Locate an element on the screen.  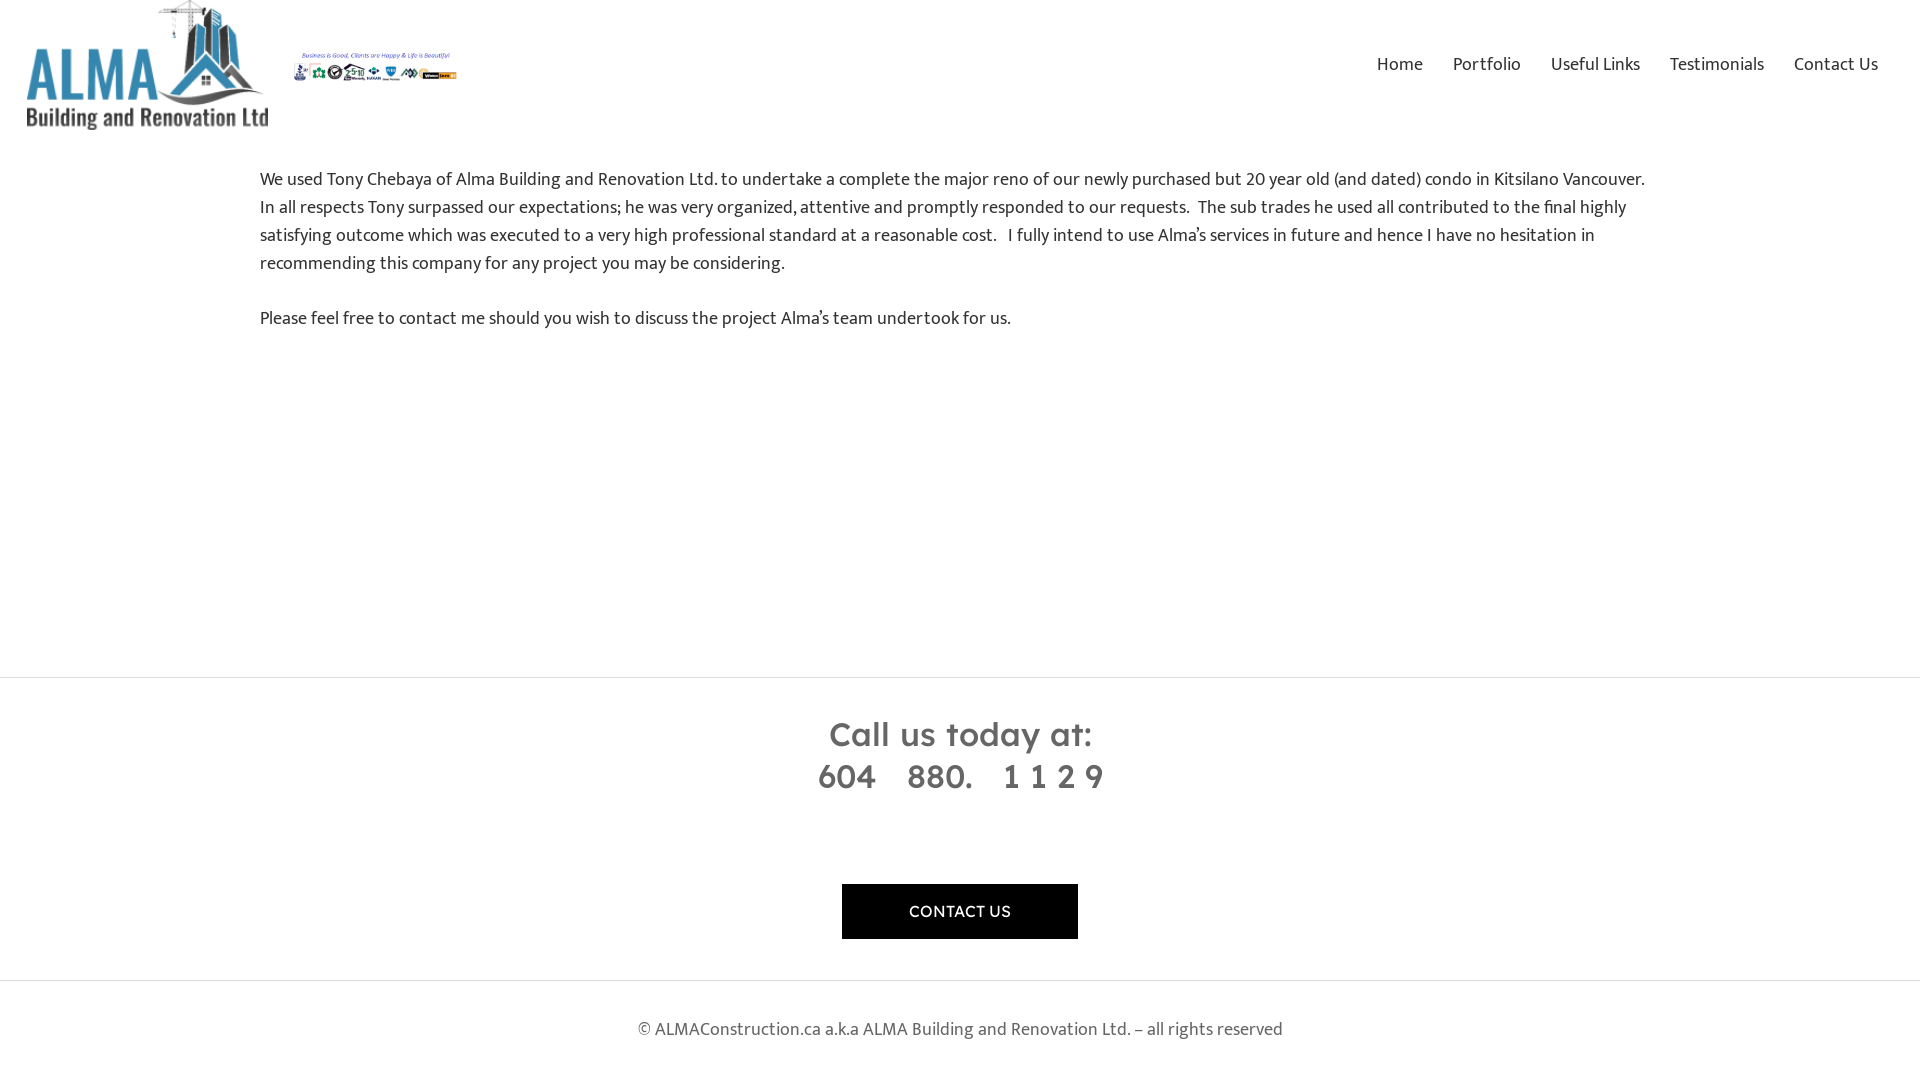
'Portfolio' is located at coordinates (1487, 64).